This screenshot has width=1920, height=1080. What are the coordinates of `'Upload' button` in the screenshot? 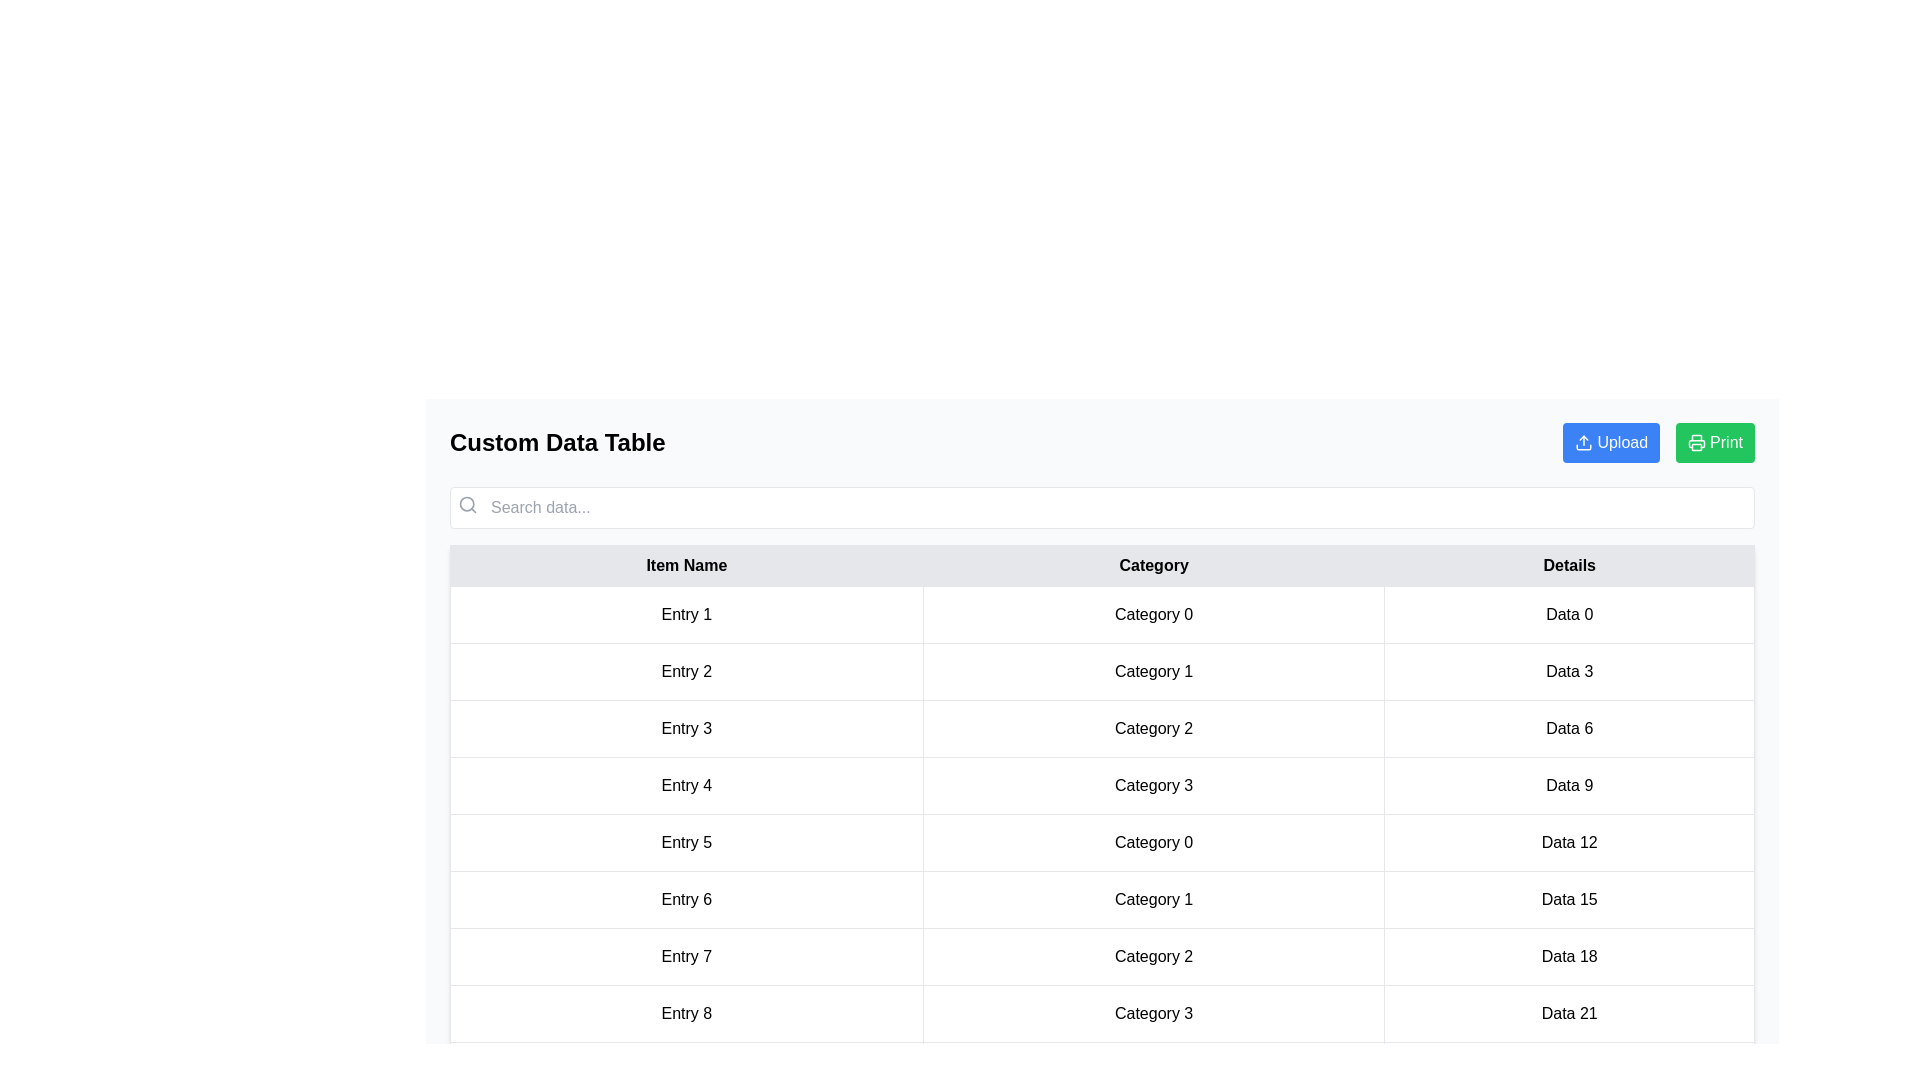 It's located at (1611, 442).